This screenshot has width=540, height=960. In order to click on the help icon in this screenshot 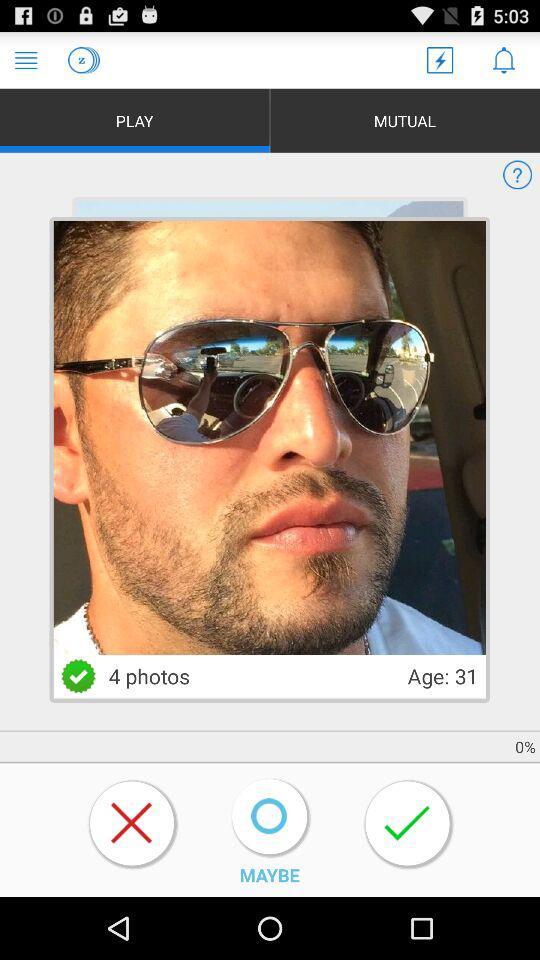, I will do `click(517, 187)`.